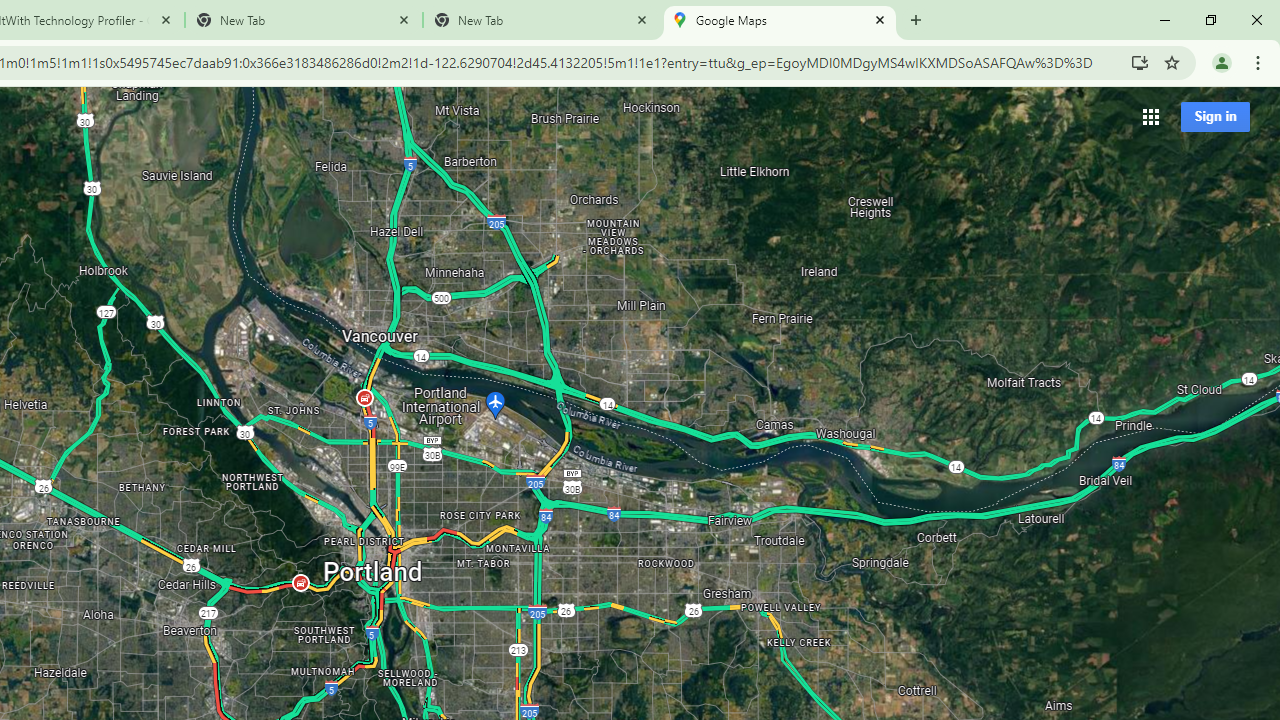 This screenshot has height=720, width=1280. Describe the element at coordinates (1139, 61) in the screenshot. I see `'Install Google Maps'` at that location.